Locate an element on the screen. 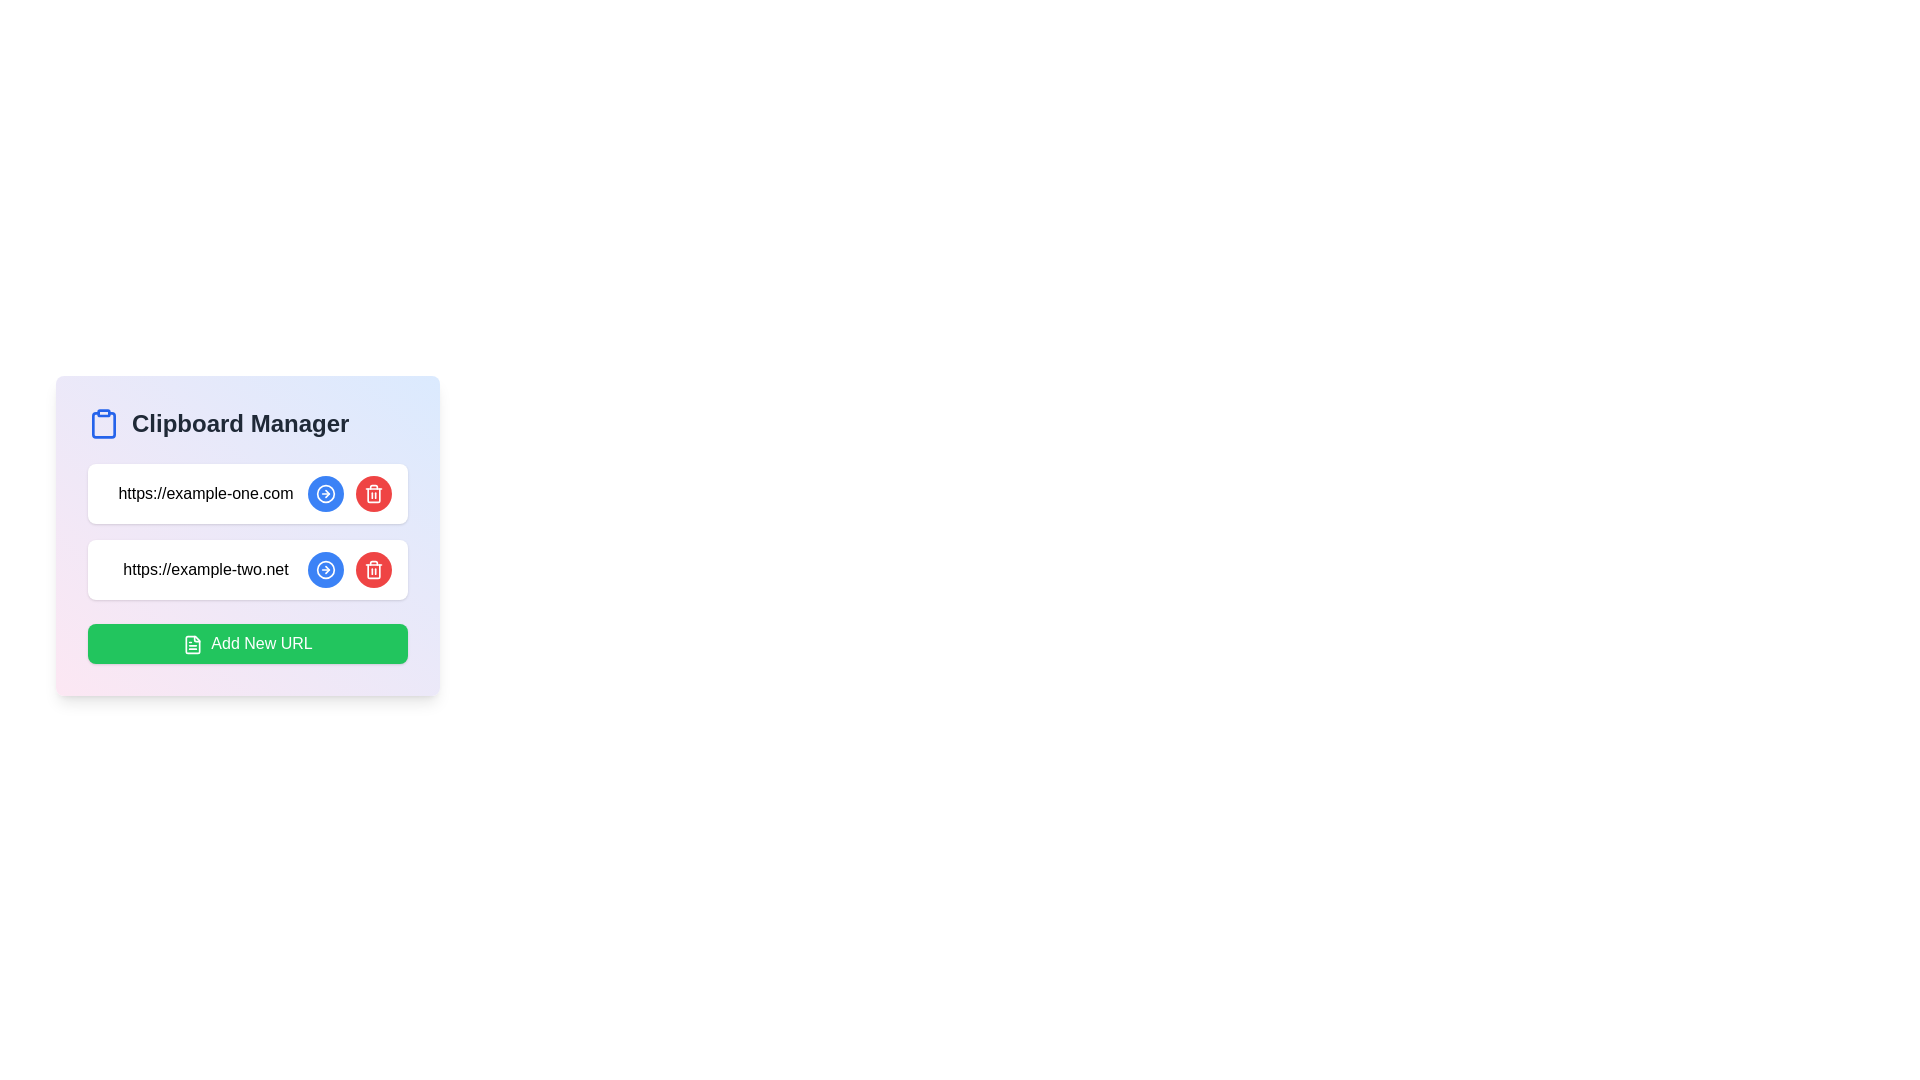 This screenshot has width=1920, height=1080. the left vertical side of the trash can body in the SVG element styled as 'lucide-trash2' is located at coordinates (374, 494).